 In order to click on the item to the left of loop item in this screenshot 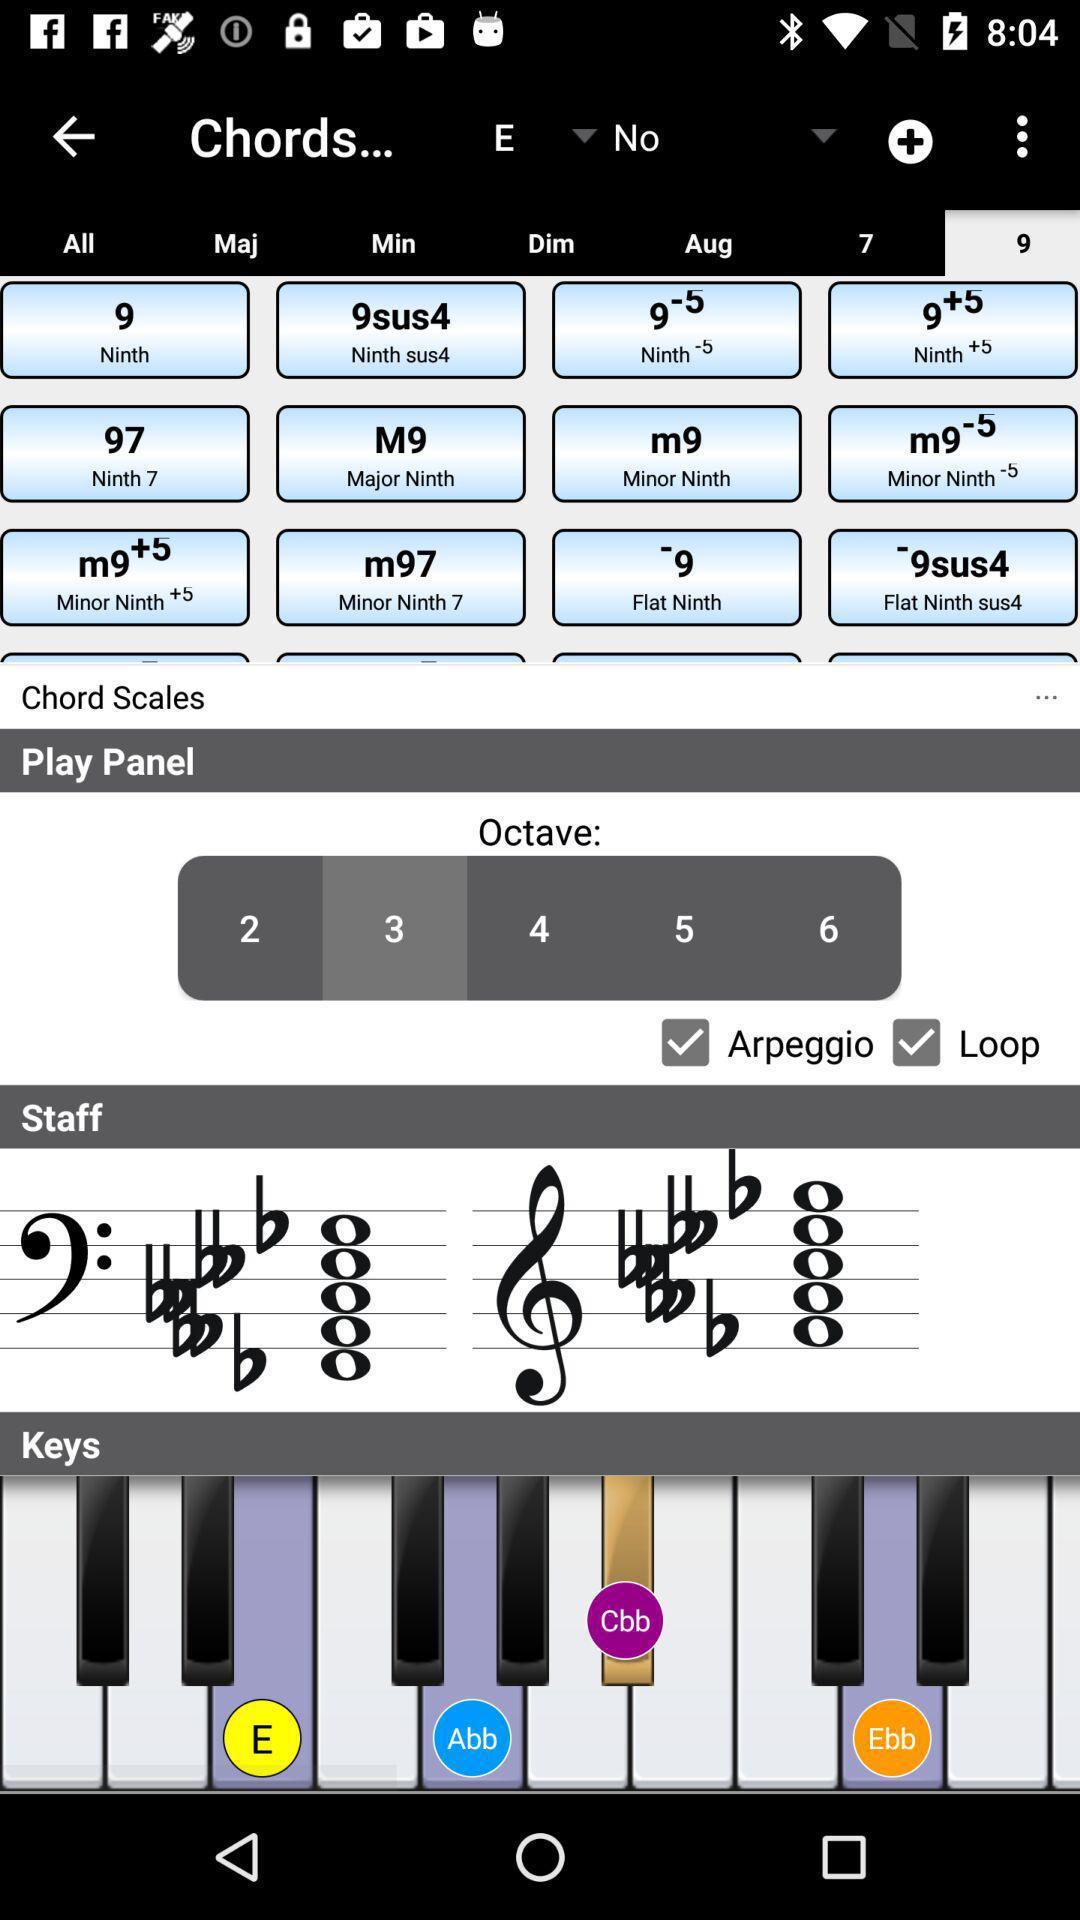, I will do `click(829, 927)`.